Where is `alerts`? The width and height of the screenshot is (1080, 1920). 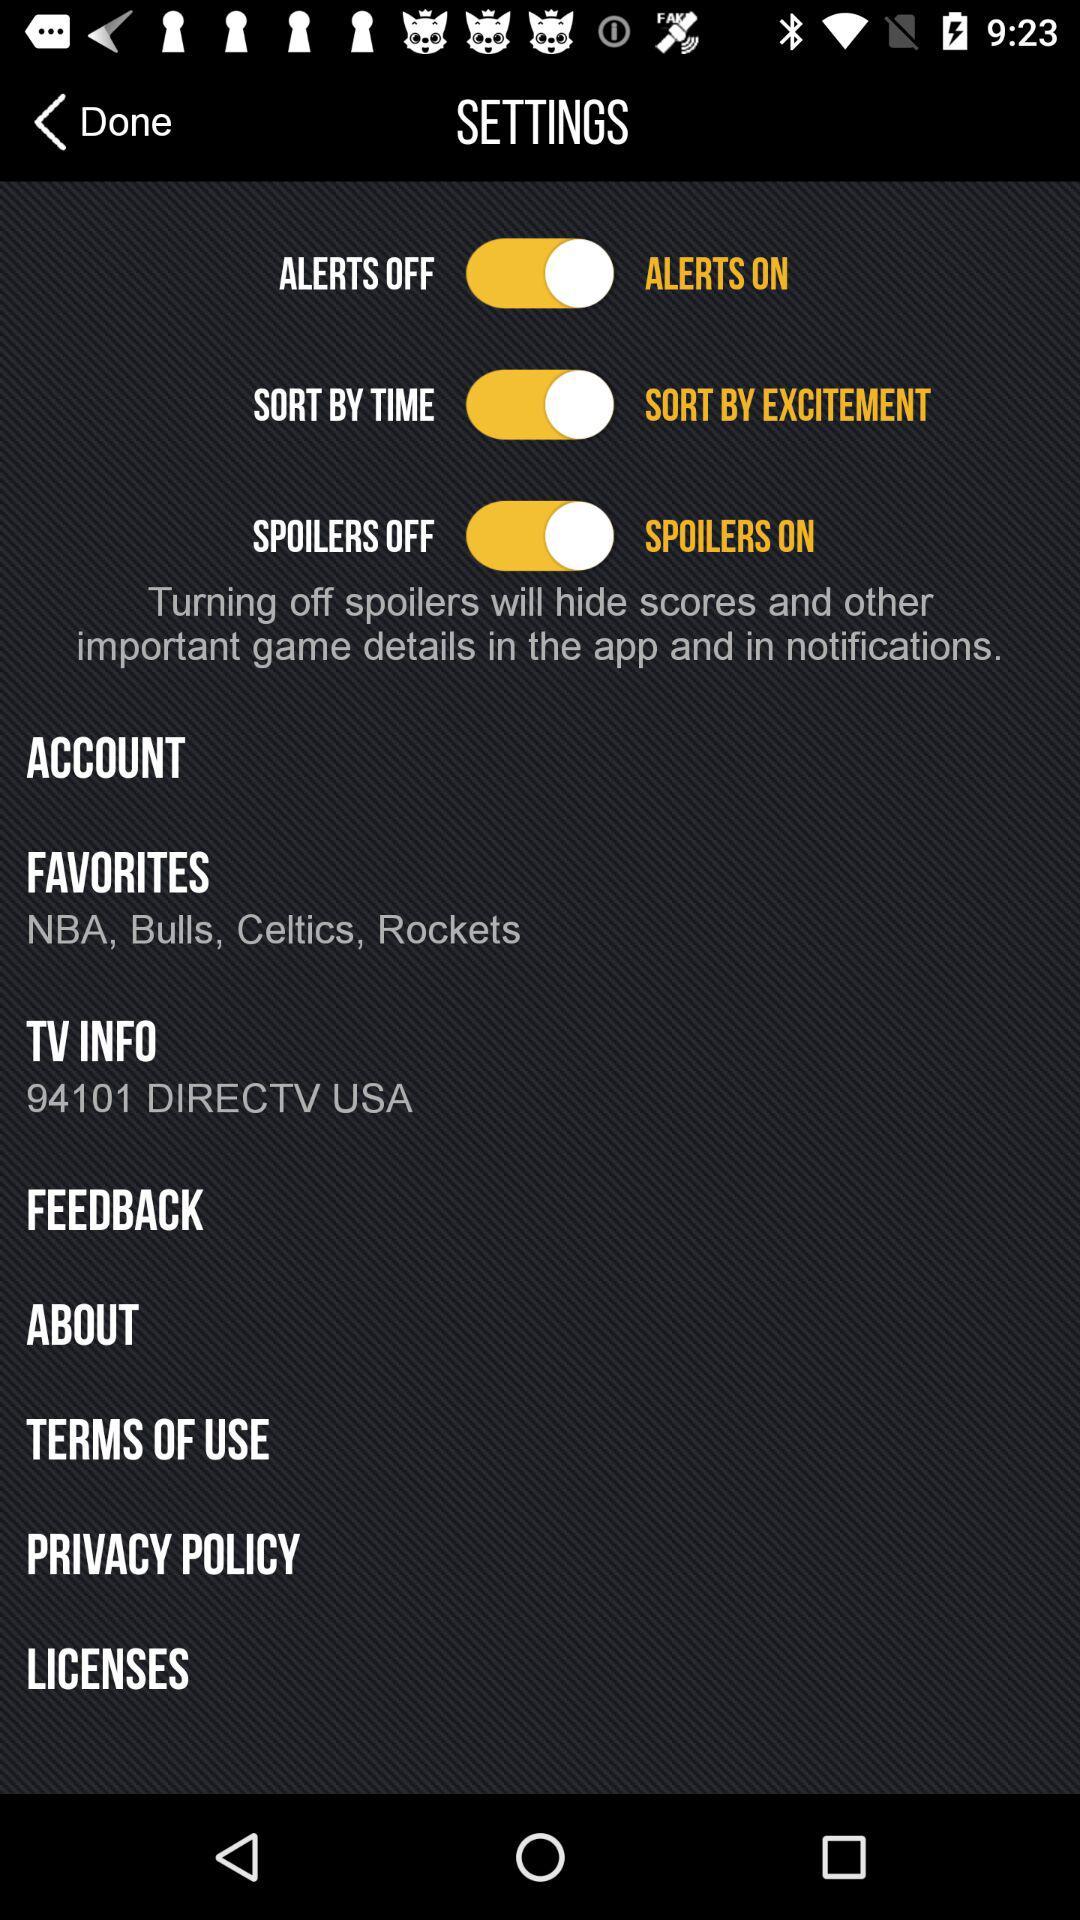
alerts is located at coordinates (540, 272).